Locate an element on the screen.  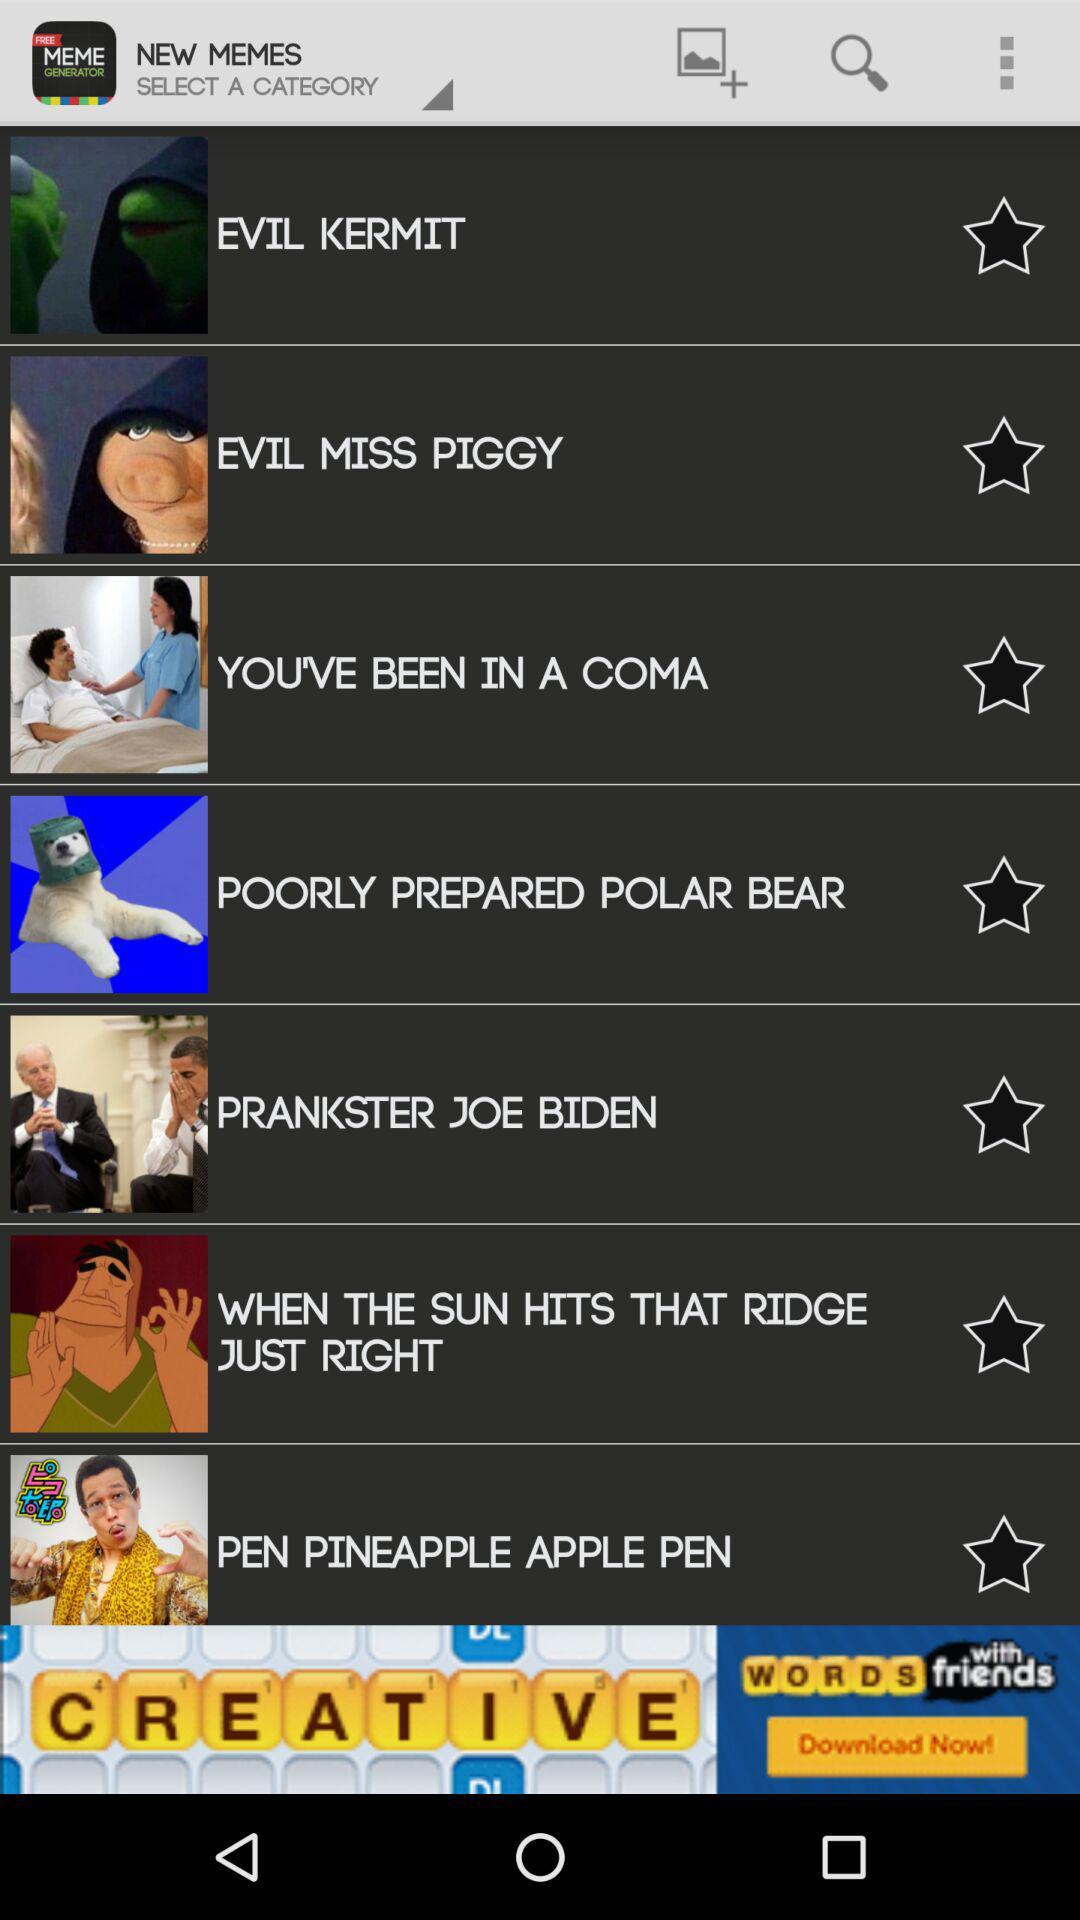
favorite button is located at coordinates (1003, 1552).